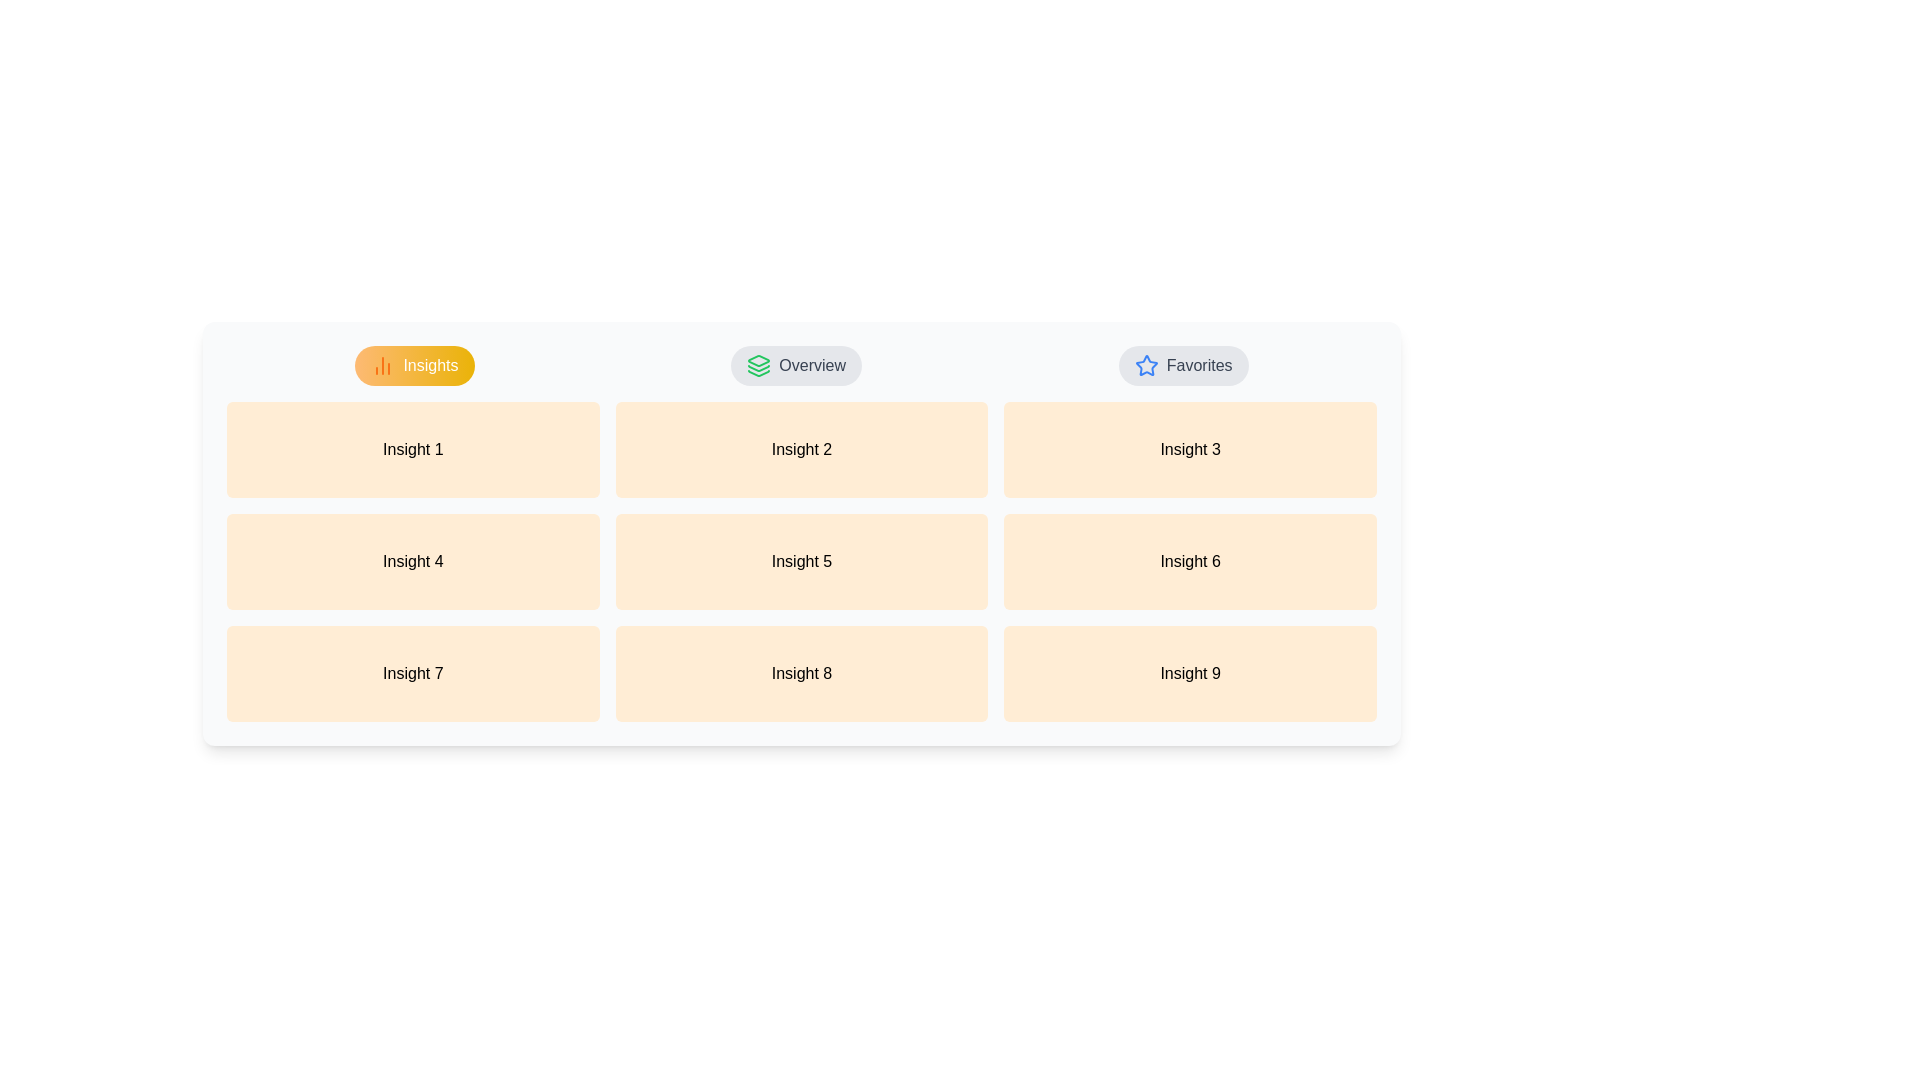 The image size is (1920, 1080). Describe the element at coordinates (413, 366) in the screenshot. I see `the Insights tab by clicking on its respective button` at that location.